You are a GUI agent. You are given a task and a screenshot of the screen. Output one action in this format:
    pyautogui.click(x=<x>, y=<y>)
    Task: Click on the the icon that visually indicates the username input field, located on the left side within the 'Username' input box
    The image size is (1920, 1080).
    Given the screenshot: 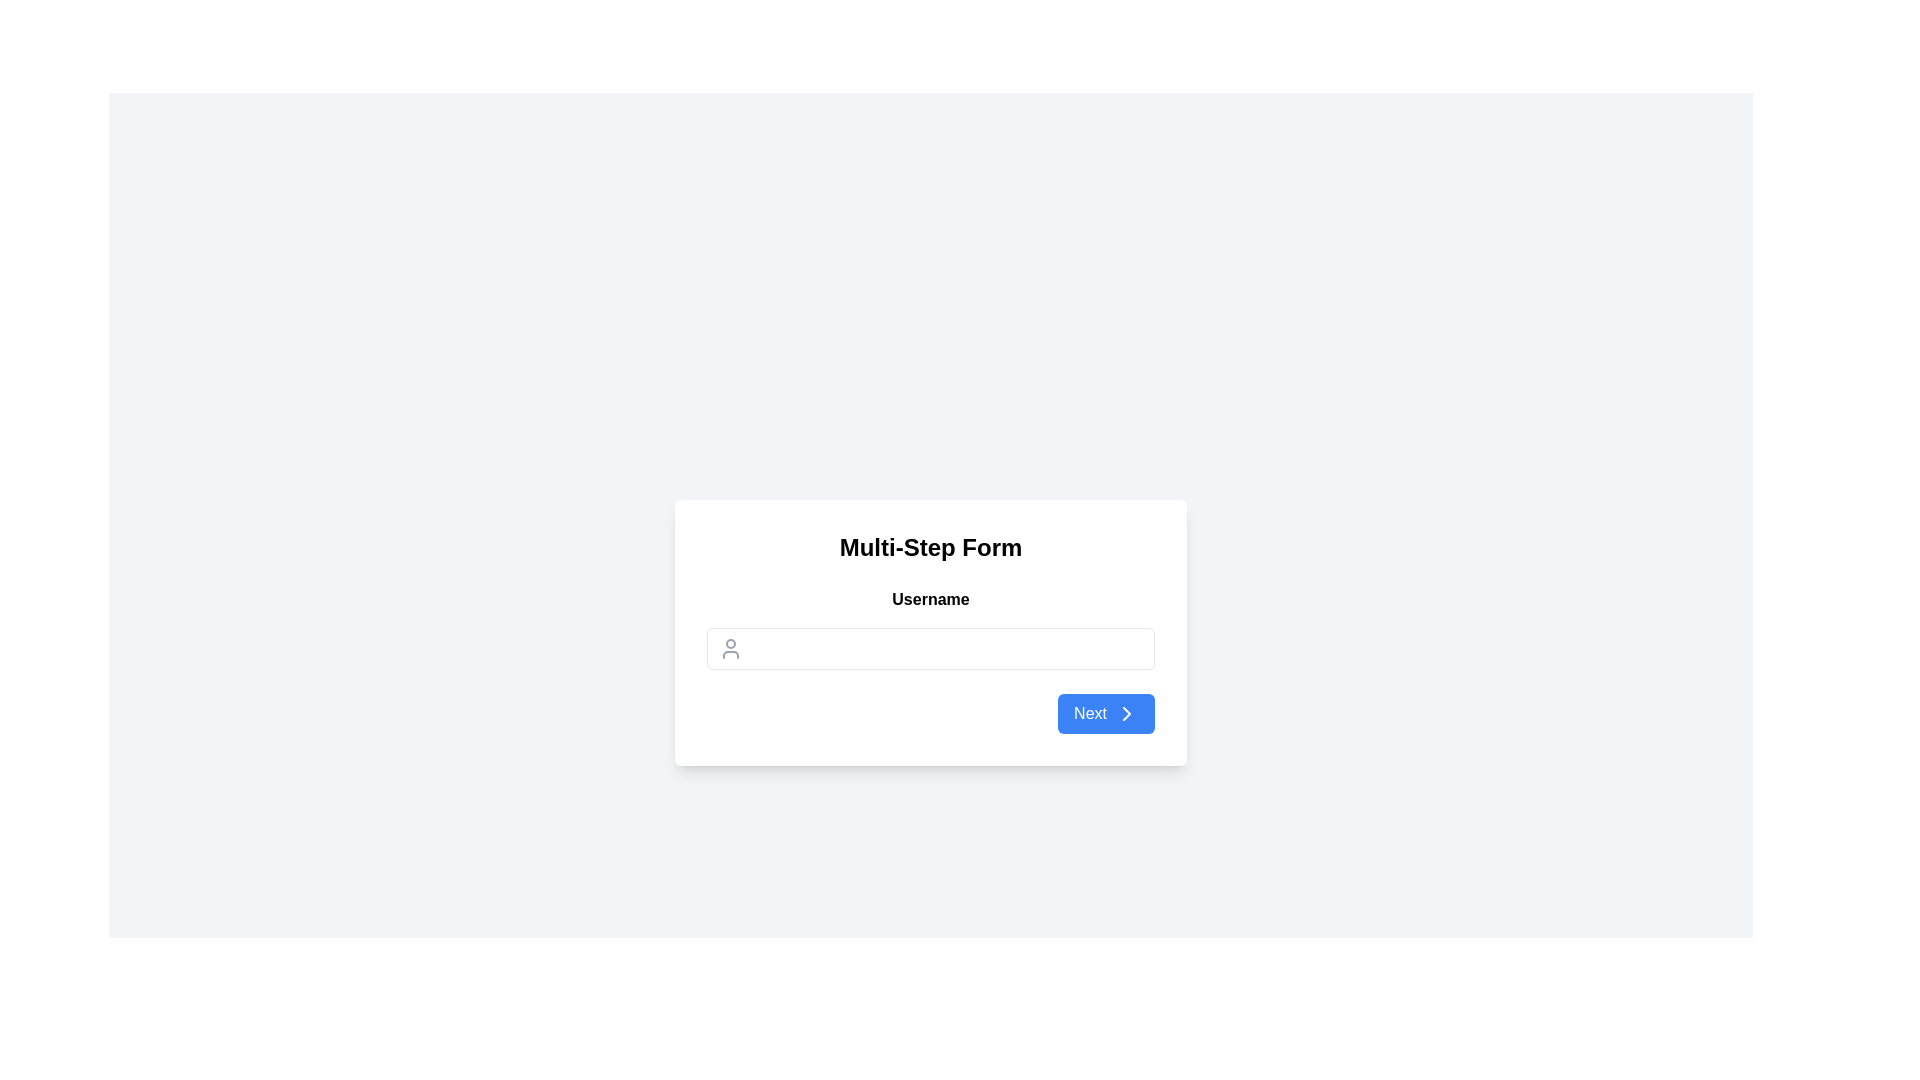 What is the action you would take?
    pyautogui.click(x=729, y=648)
    